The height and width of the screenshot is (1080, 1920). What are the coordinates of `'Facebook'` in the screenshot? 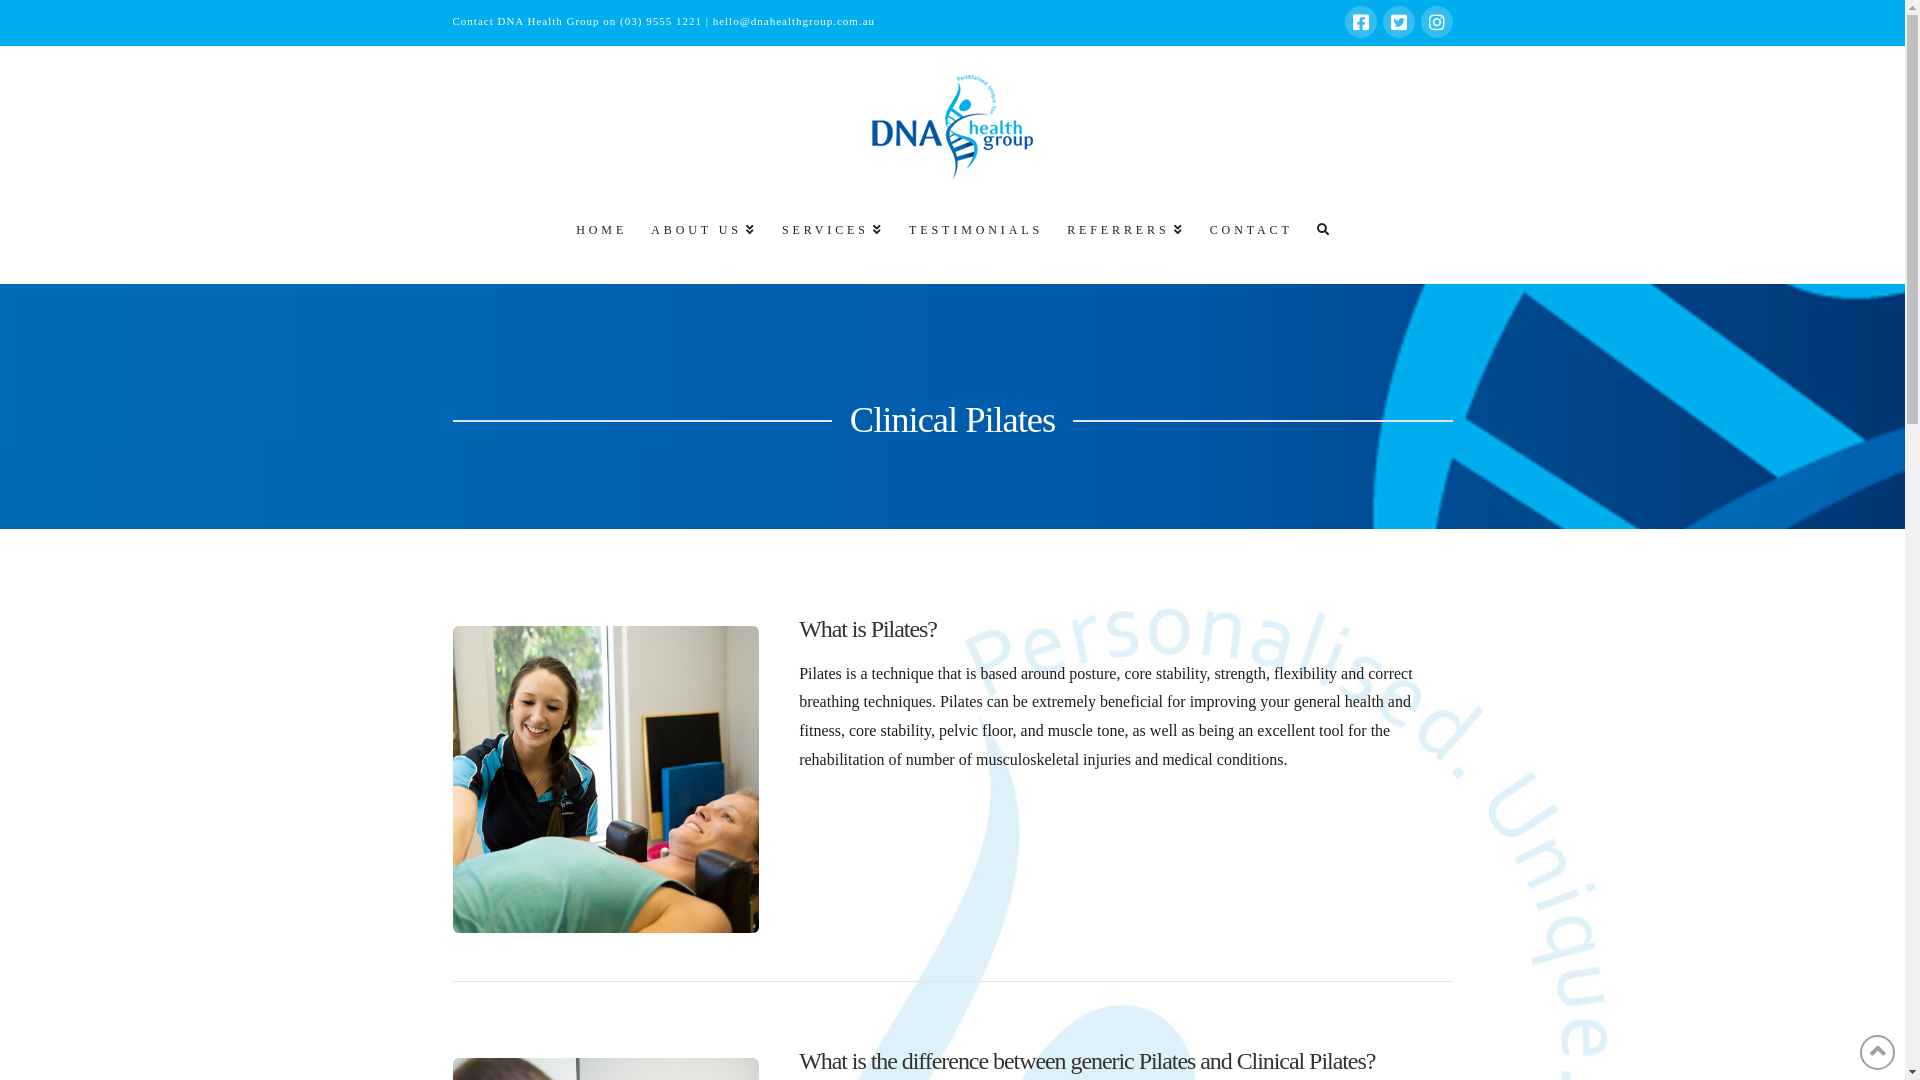 It's located at (1359, 22).